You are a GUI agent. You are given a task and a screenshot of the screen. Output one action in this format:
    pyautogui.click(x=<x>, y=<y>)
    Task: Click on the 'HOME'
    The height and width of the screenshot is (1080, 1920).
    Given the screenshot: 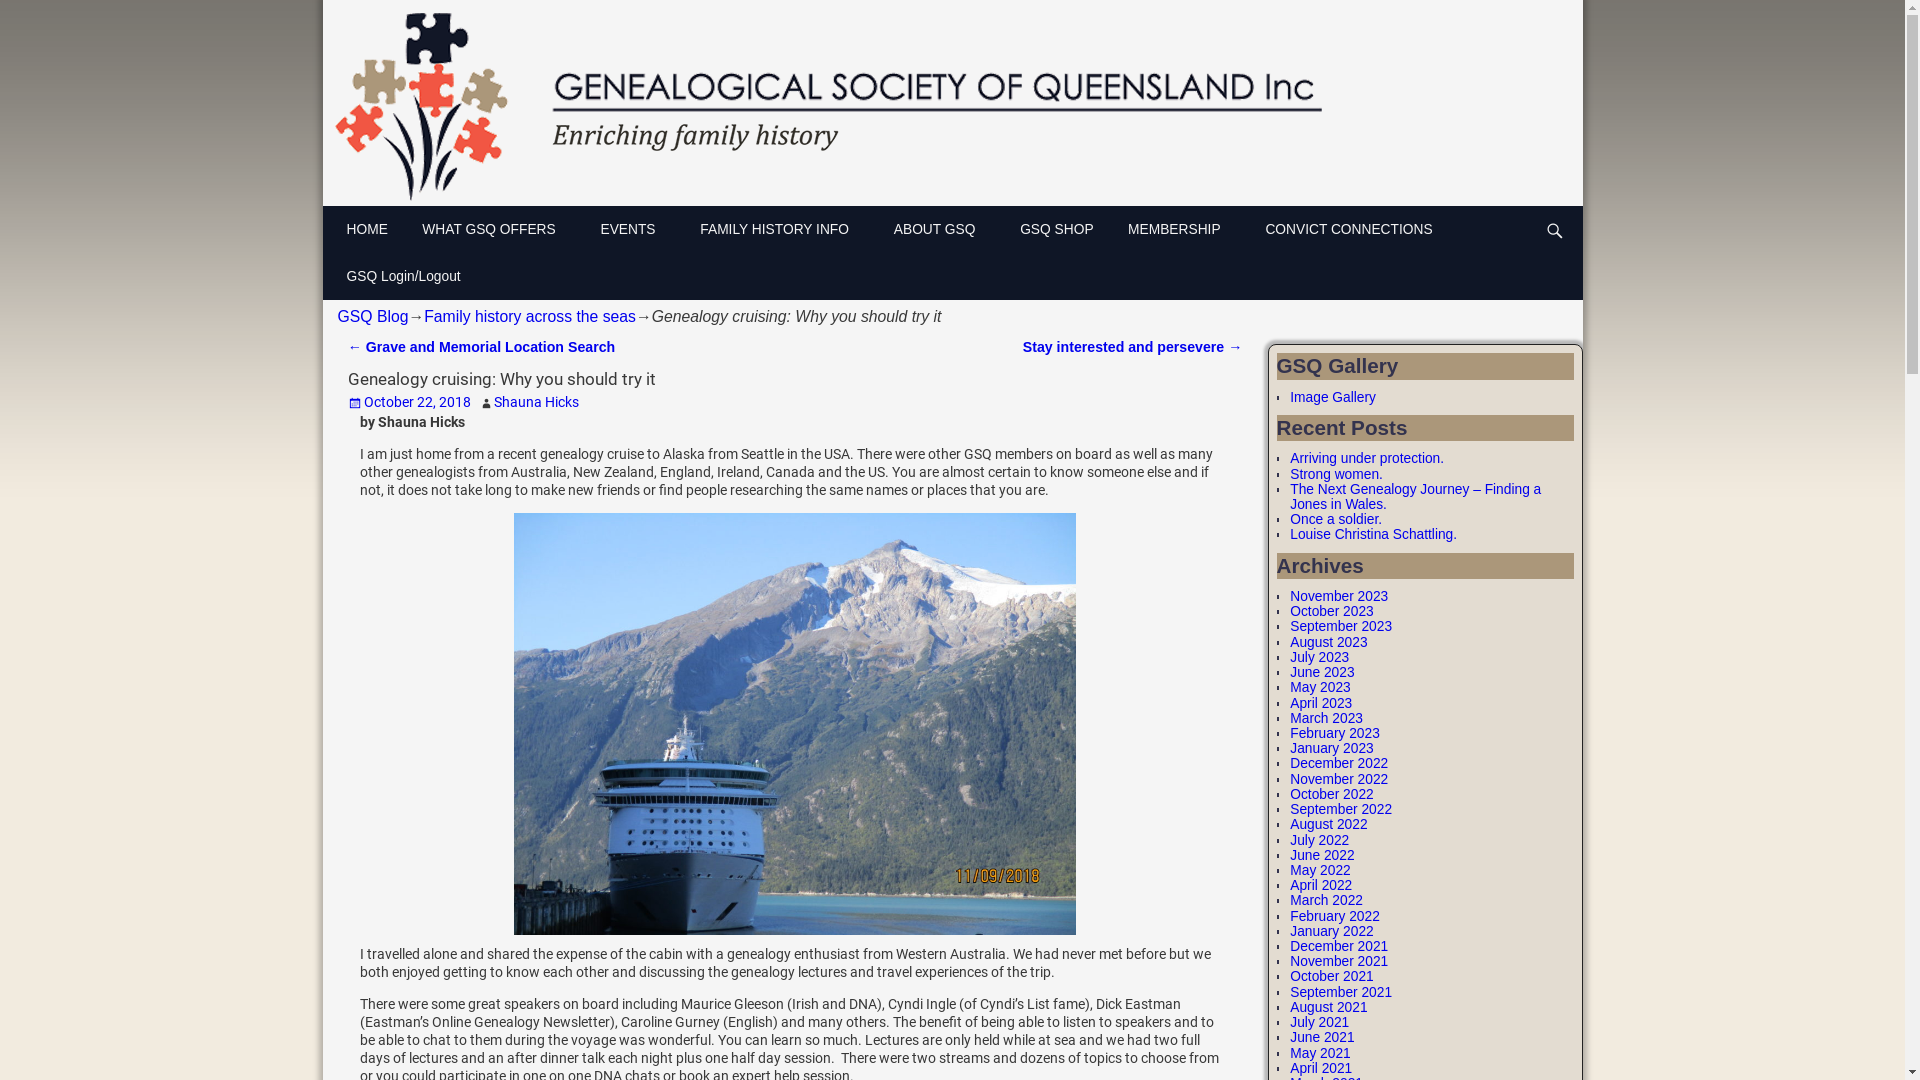 What is the action you would take?
    pyautogui.click(x=374, y=228)
    